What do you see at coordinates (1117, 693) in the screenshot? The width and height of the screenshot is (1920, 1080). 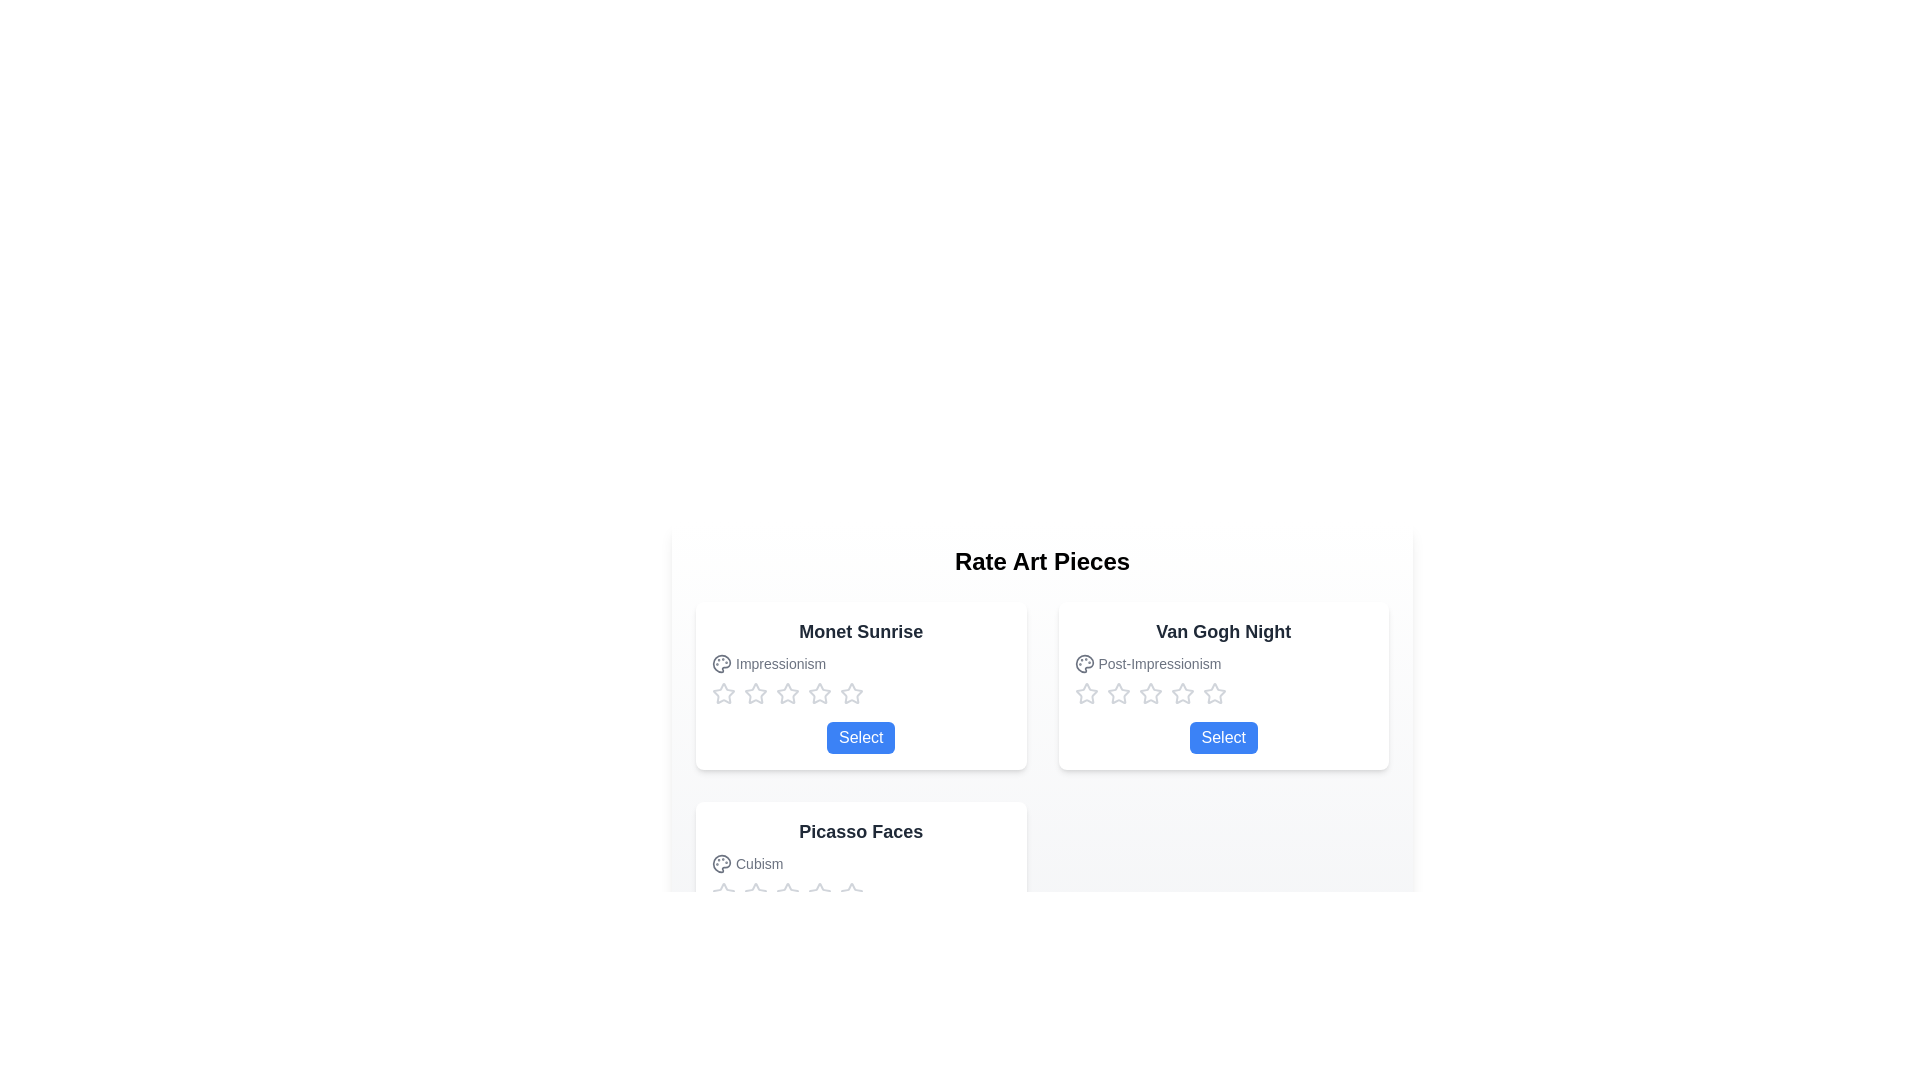 I see `the second star icon representing a rating option under the 'Post-Impressionism' section to rate it` at bounding box center [1117, 693].